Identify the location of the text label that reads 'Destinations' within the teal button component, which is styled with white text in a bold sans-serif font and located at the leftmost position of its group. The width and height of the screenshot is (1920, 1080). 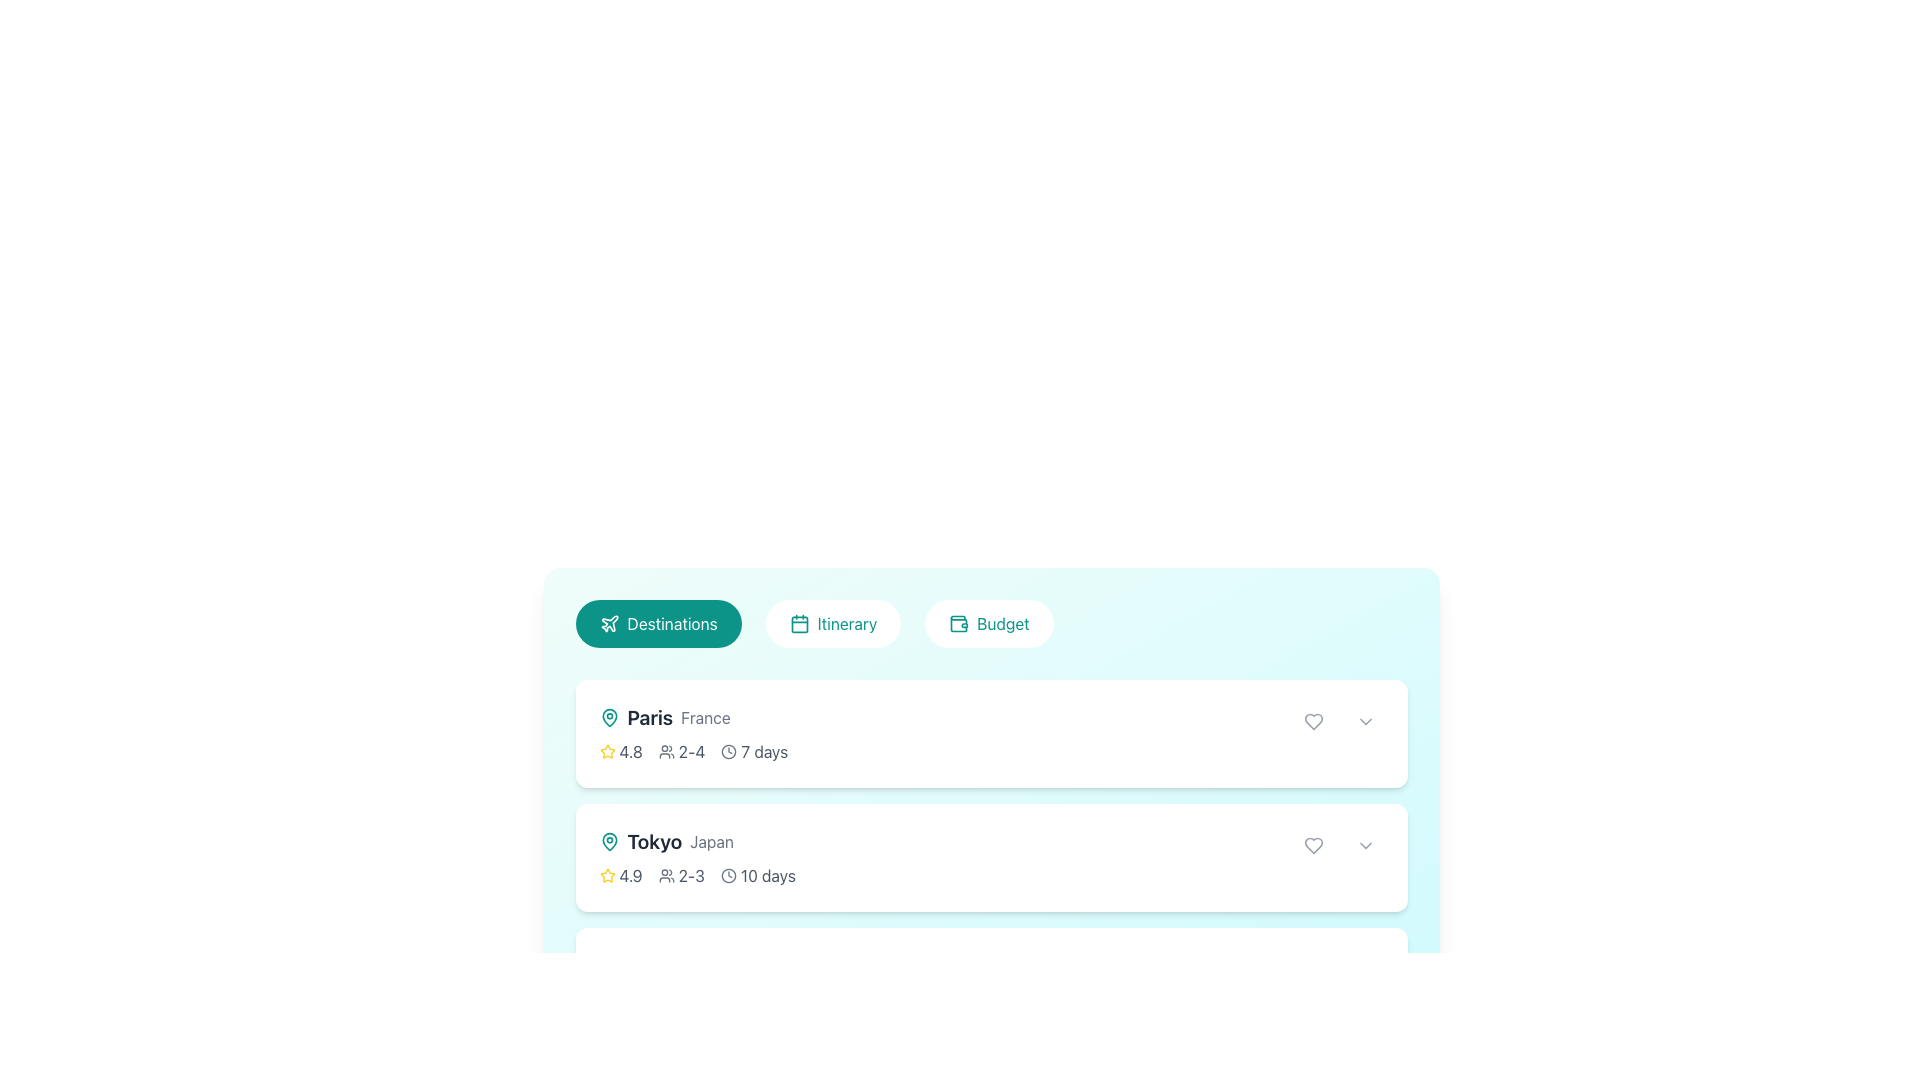
(672, 623).